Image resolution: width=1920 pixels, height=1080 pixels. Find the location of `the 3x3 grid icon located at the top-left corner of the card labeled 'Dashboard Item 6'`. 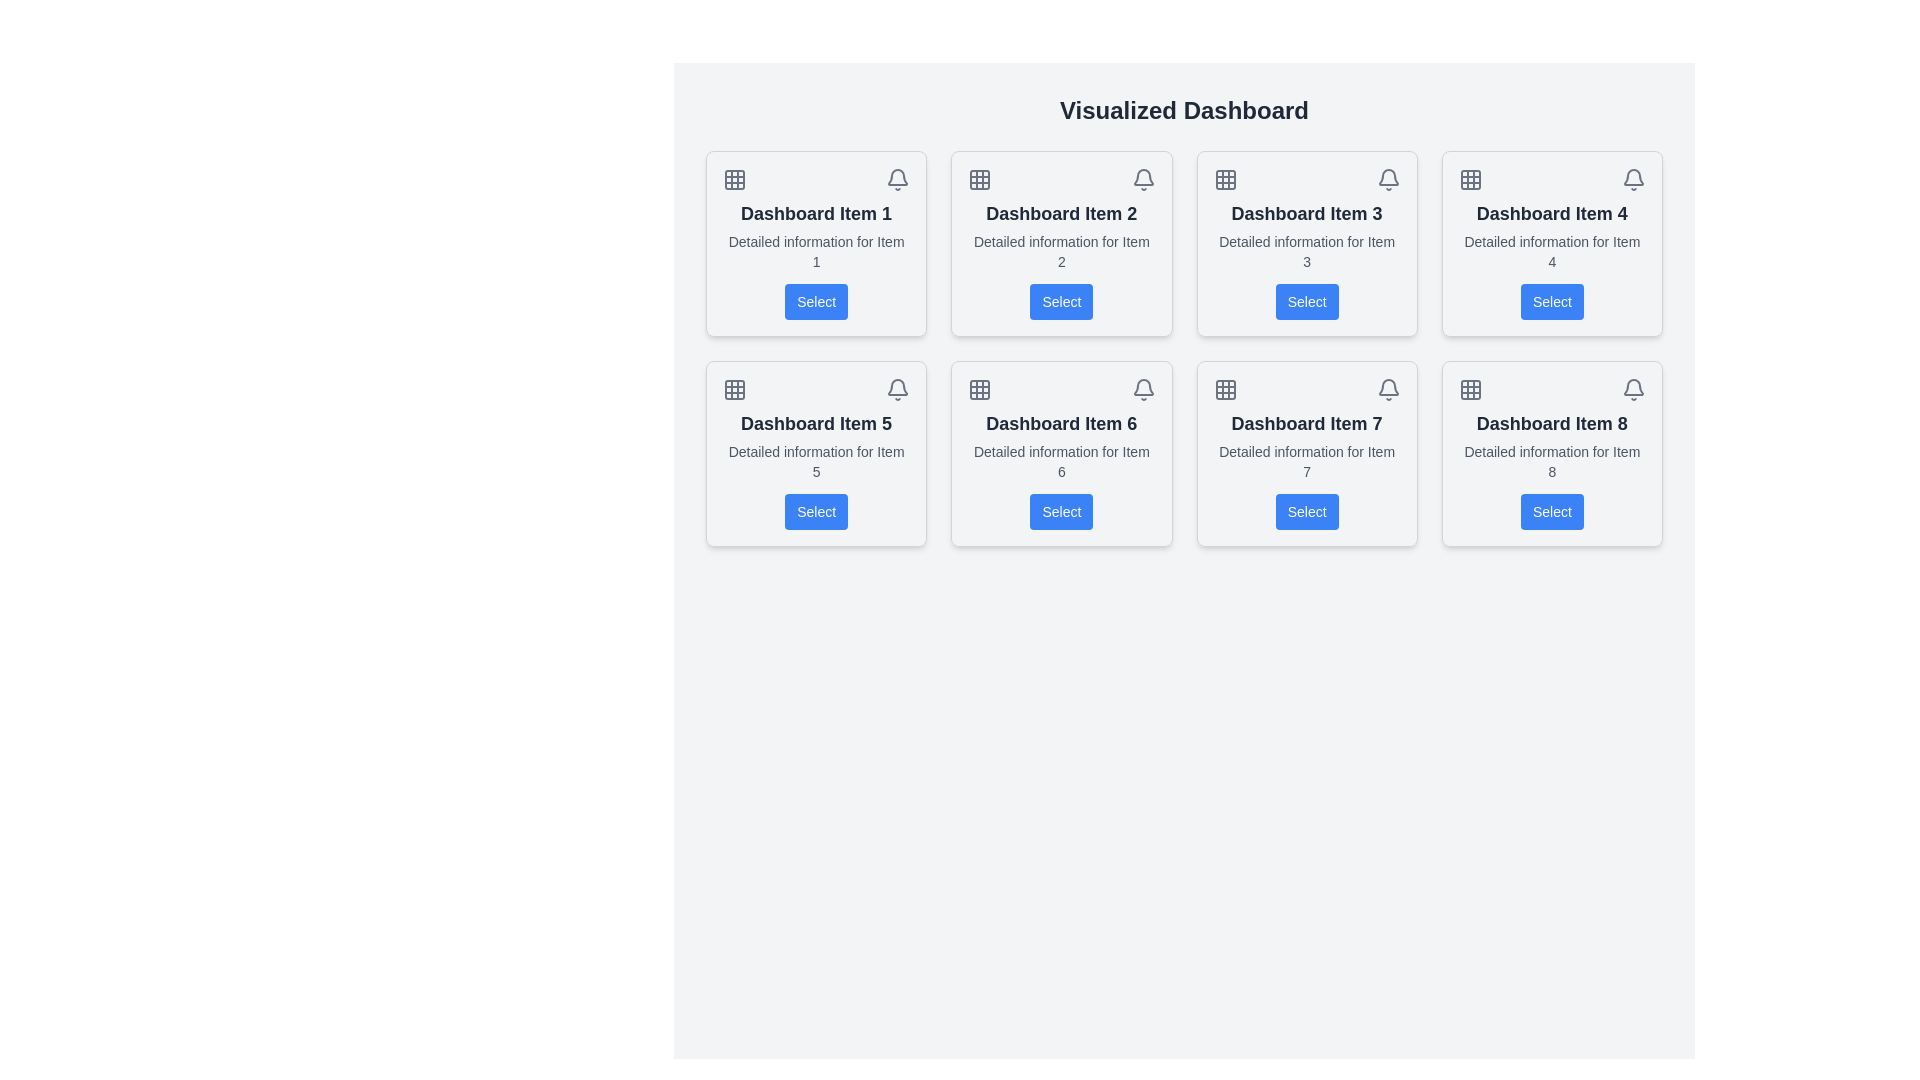

the 3x3 grid icon located at the top-left corner of the card labeled 'Dashboard Item 6' is located at coordinates (980, 389).